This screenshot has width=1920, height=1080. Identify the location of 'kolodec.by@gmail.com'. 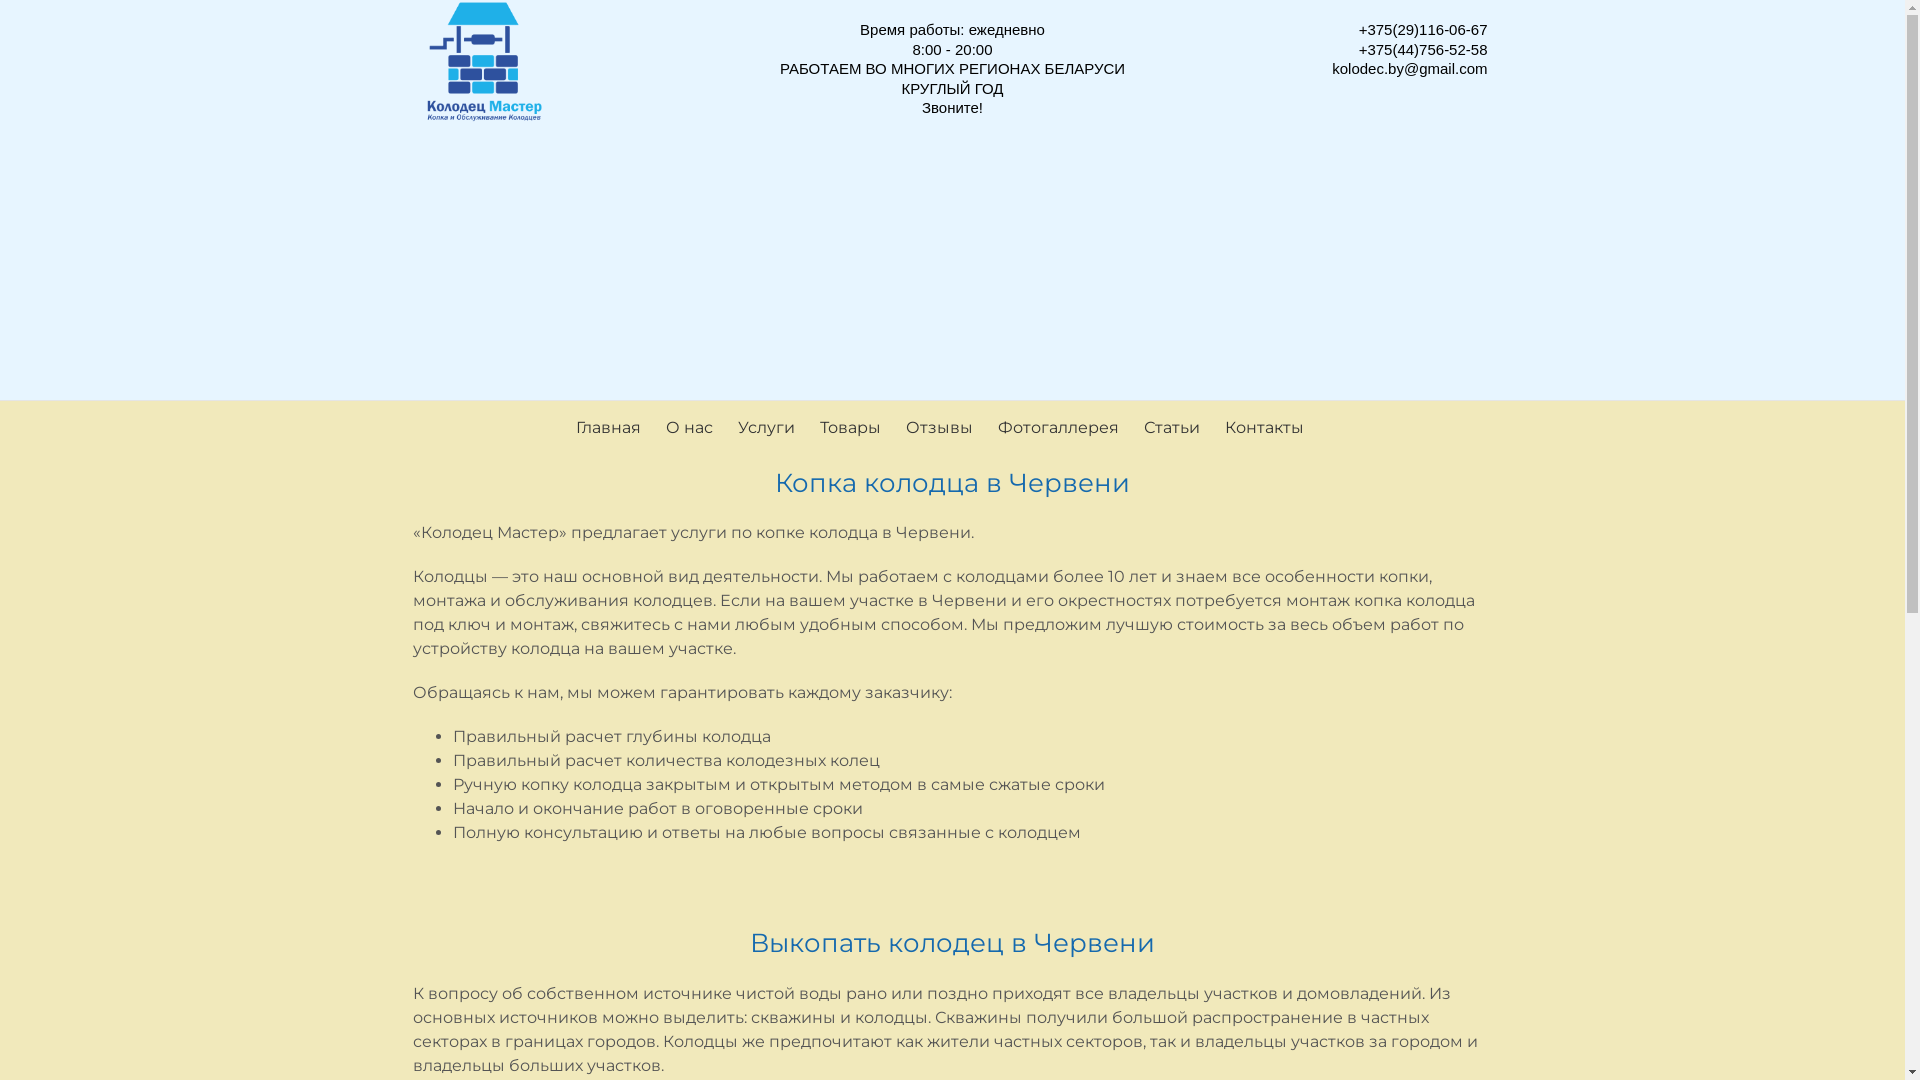
(1408, 67).